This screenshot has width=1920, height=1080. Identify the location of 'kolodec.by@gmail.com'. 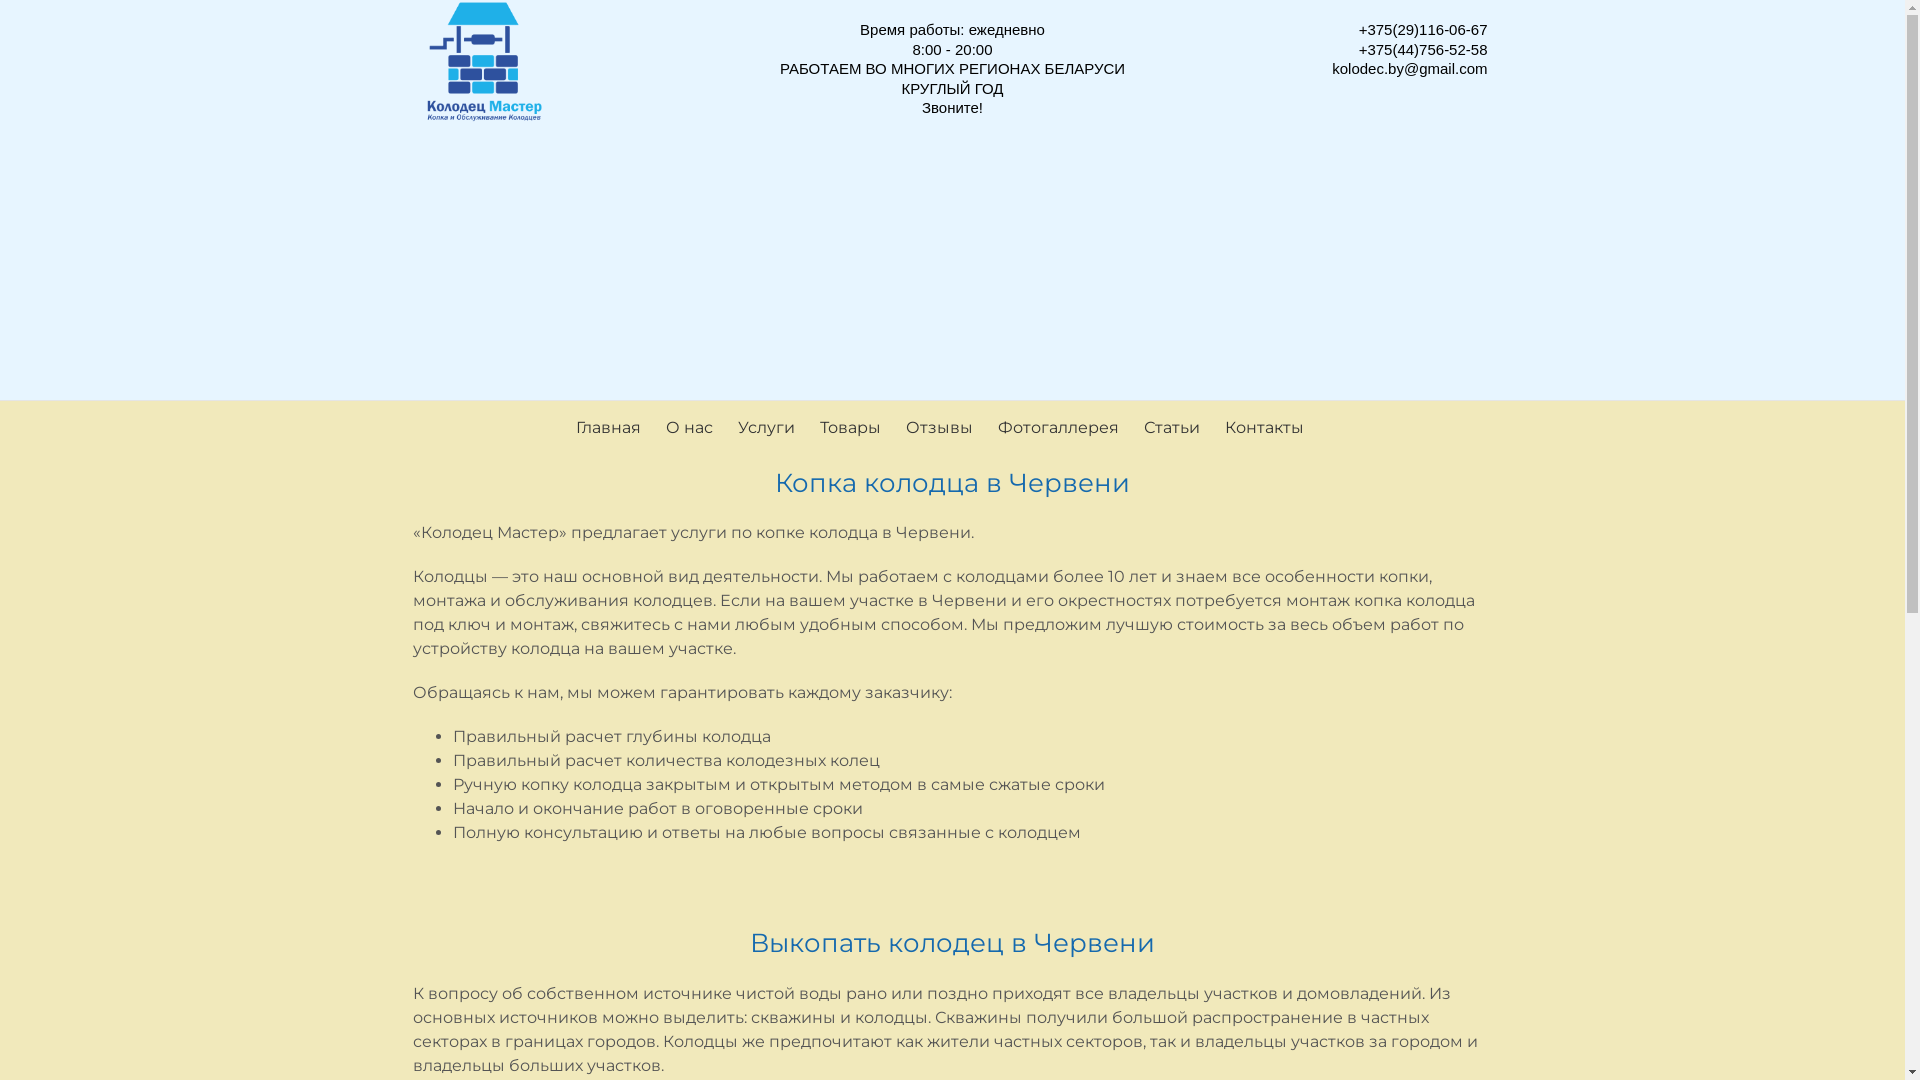
(1408, 67).